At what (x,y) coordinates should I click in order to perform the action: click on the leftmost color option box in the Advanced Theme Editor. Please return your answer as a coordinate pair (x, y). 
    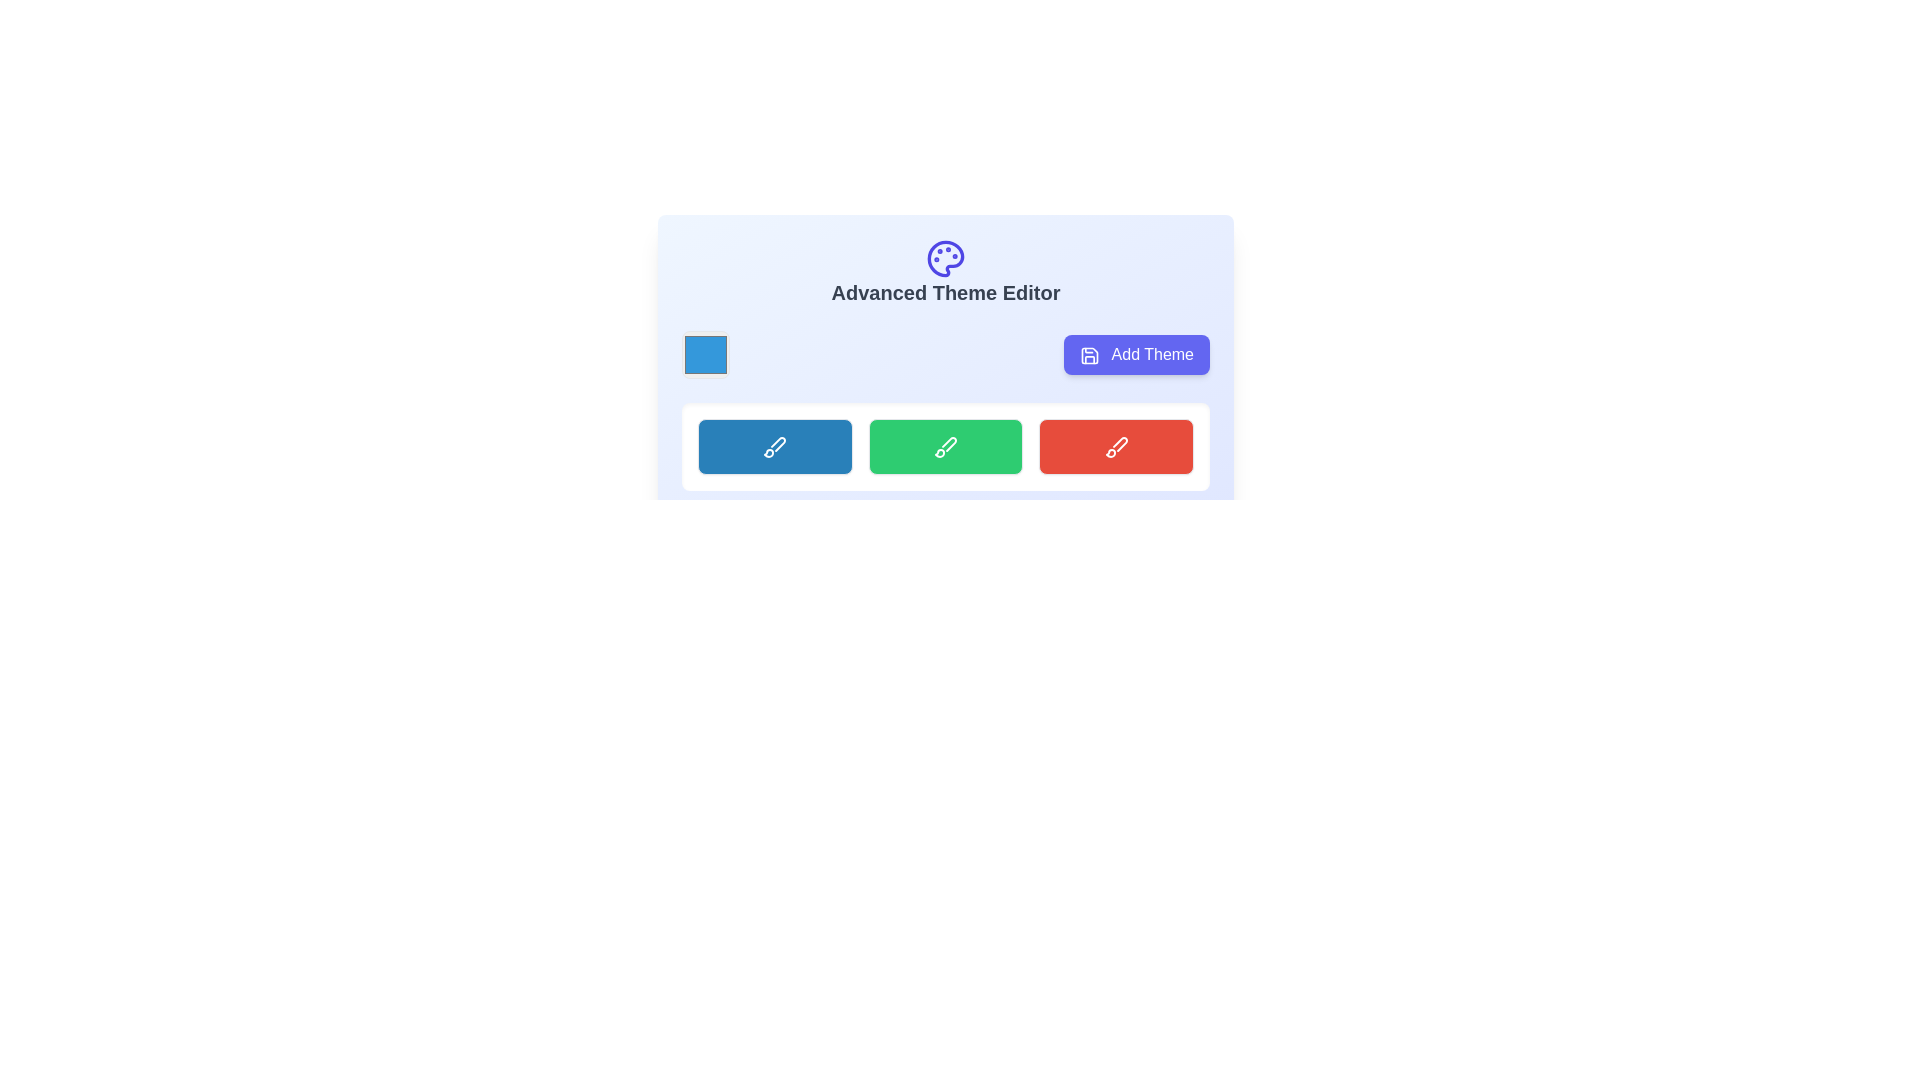
    Looking at the image, I should click on (705, 353).